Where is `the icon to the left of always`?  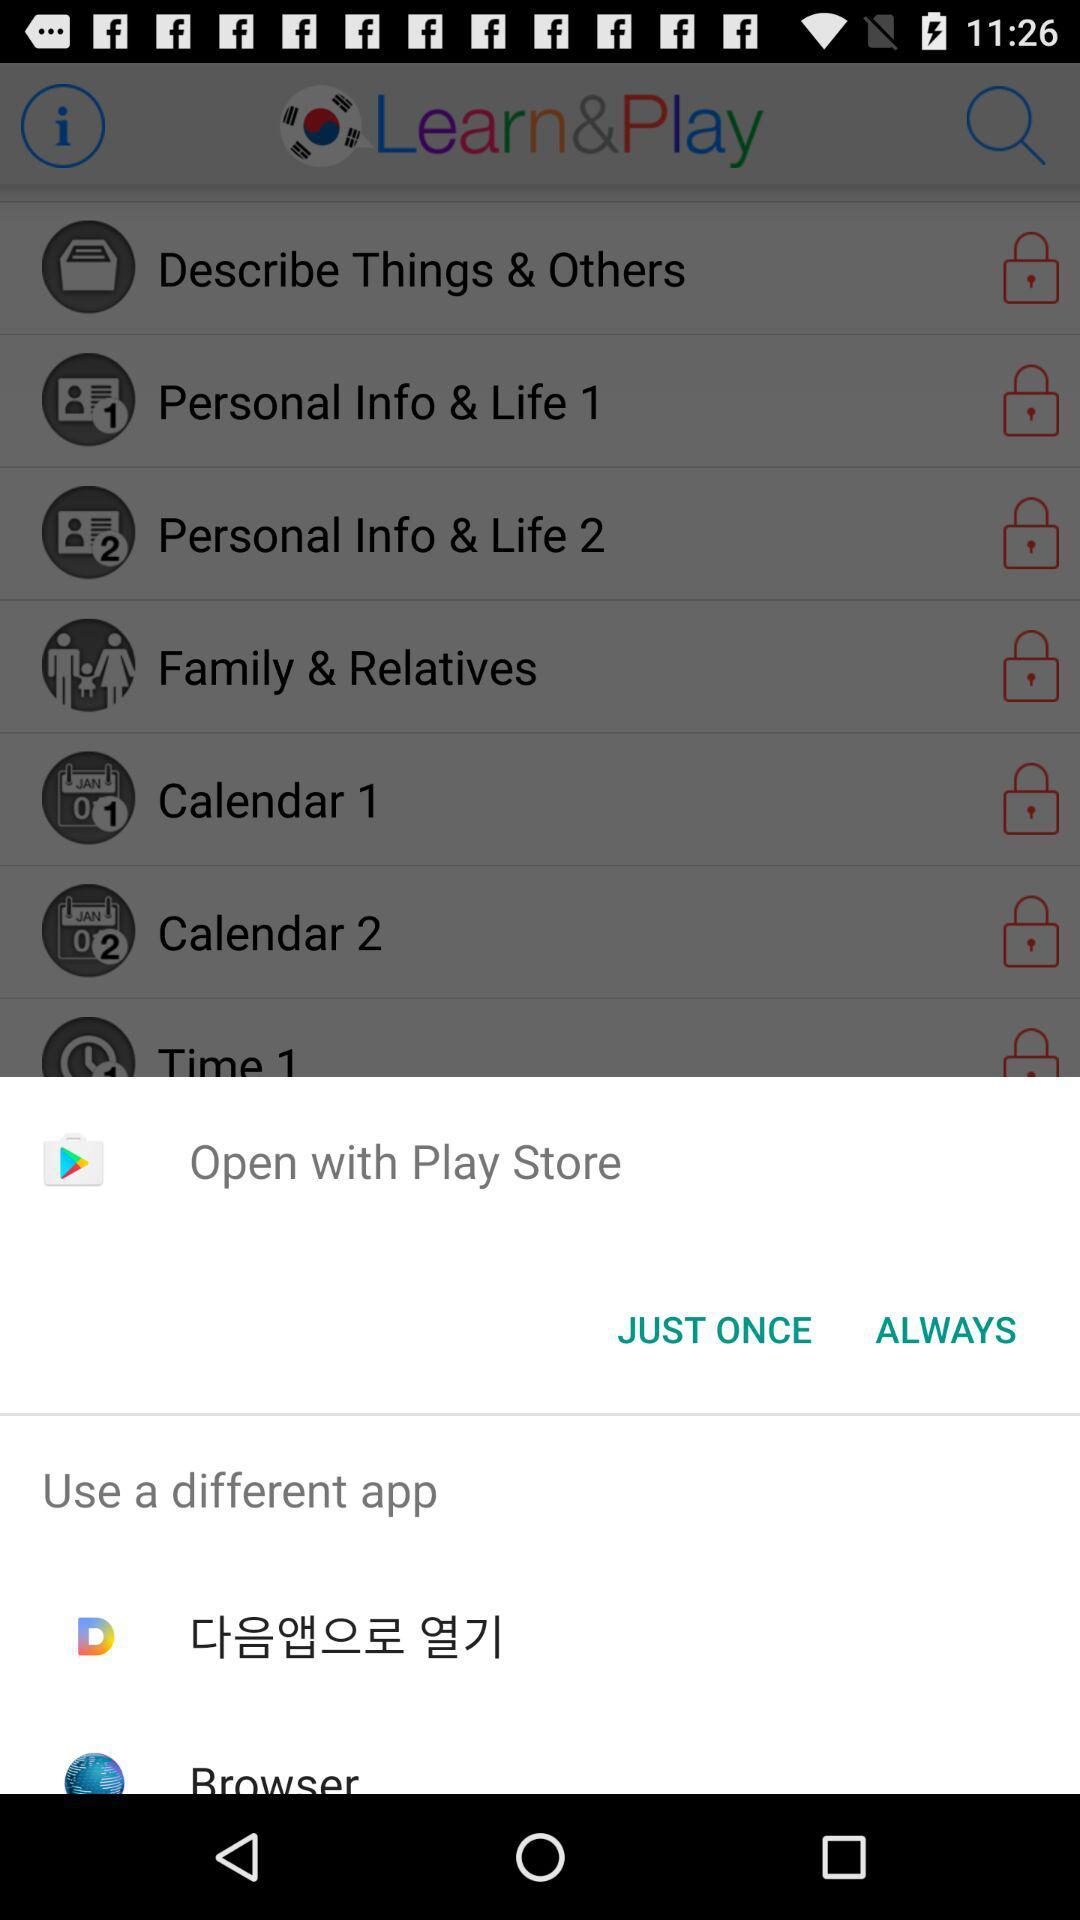 the icon to the left of always is located at coordinates (713, 1329).